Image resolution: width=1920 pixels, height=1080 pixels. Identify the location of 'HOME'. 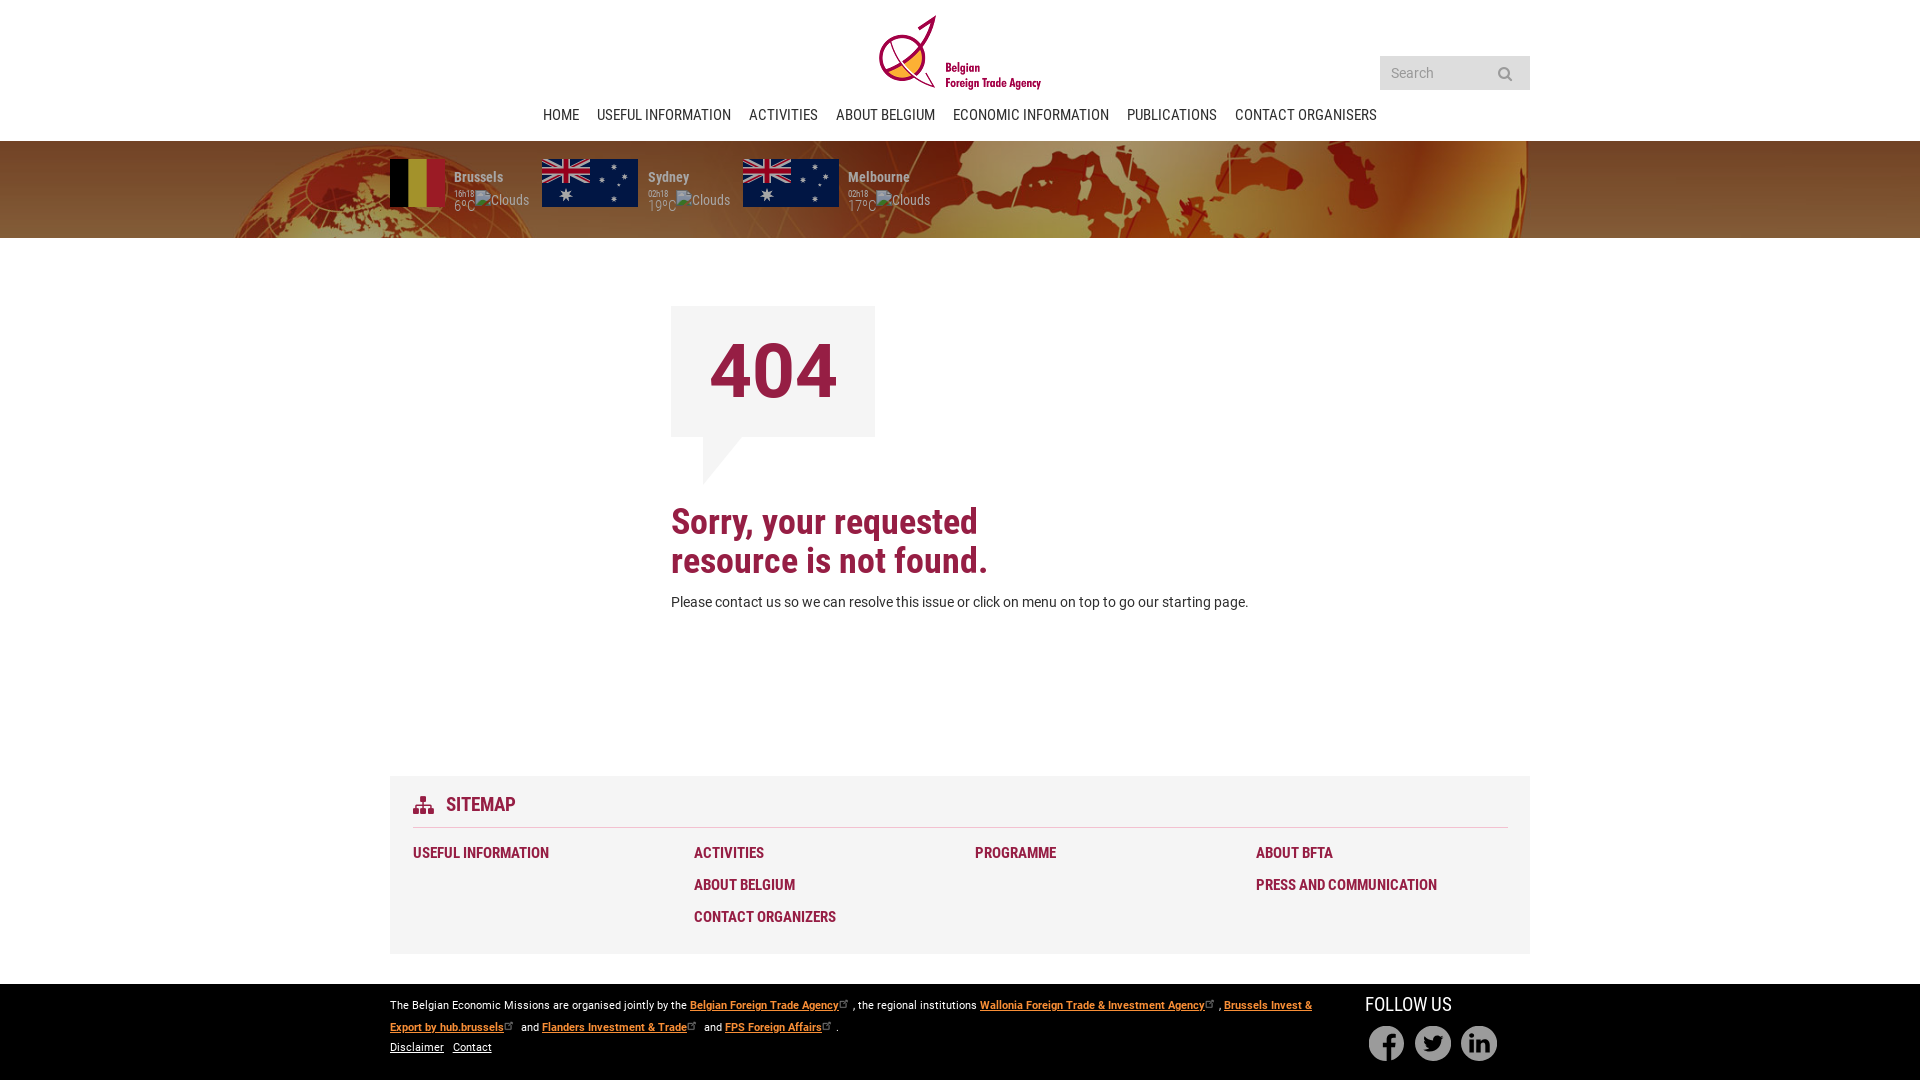
(560, 115).